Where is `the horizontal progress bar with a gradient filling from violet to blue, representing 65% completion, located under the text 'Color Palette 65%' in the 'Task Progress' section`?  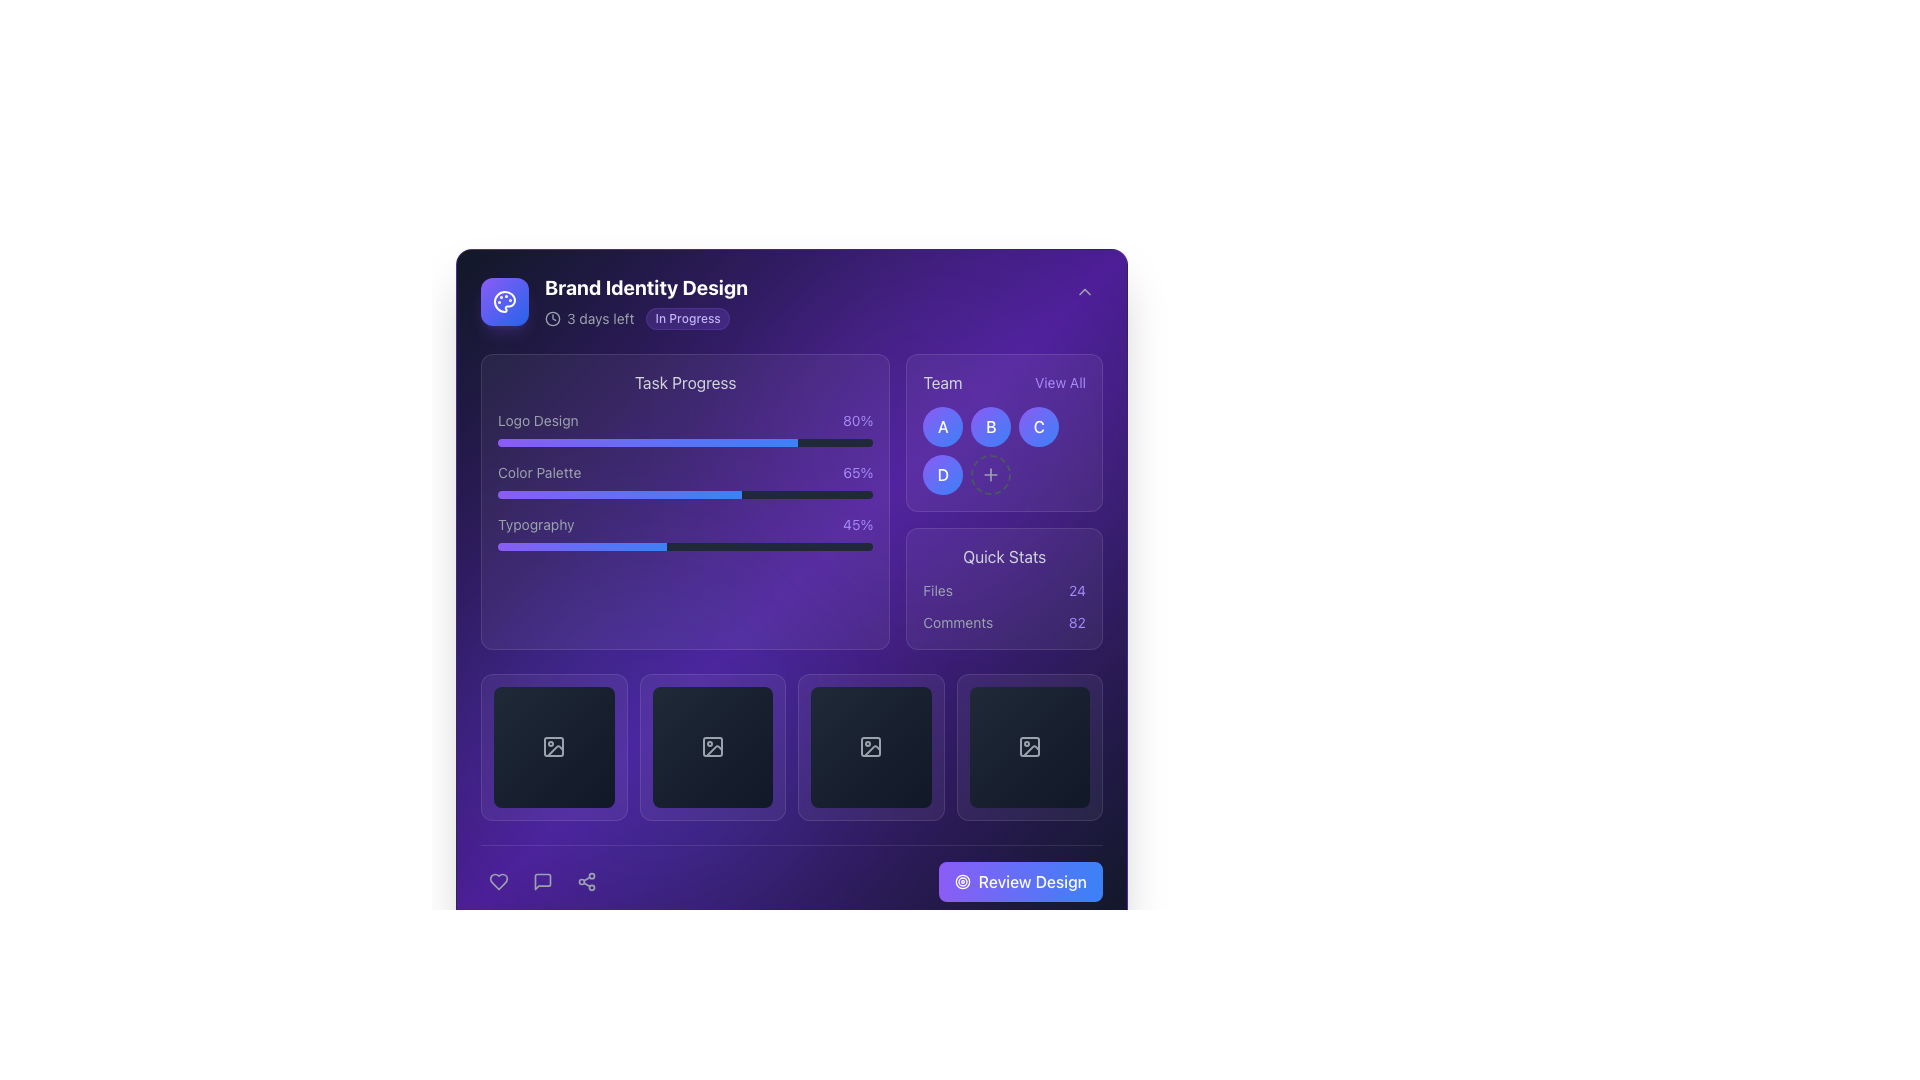 the horizontal progress bar with a gradient filling from violet to blue, representing 65% completion, located under the text 'Color Palette 65%' in the 'Task Progress' section is located at coordinates (685, 494).